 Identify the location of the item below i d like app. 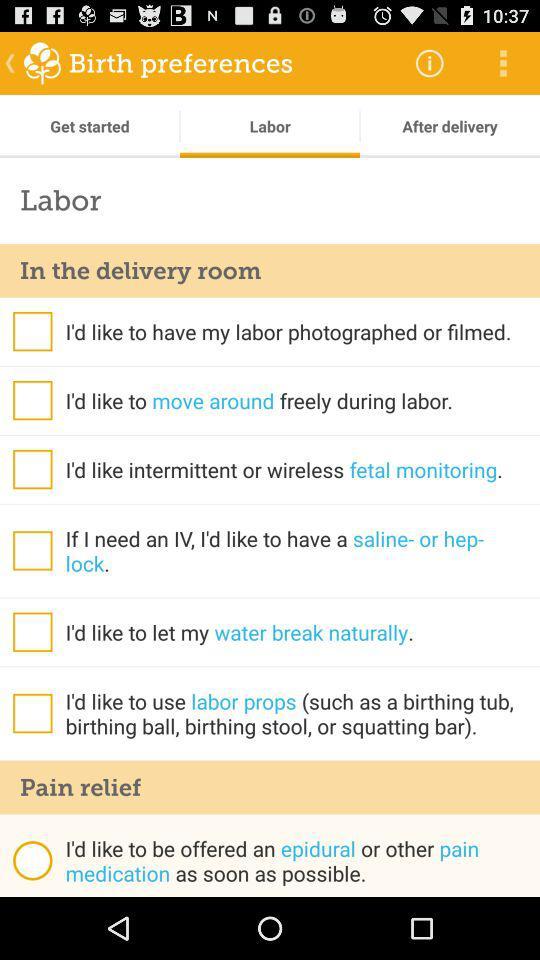
(270, 787).